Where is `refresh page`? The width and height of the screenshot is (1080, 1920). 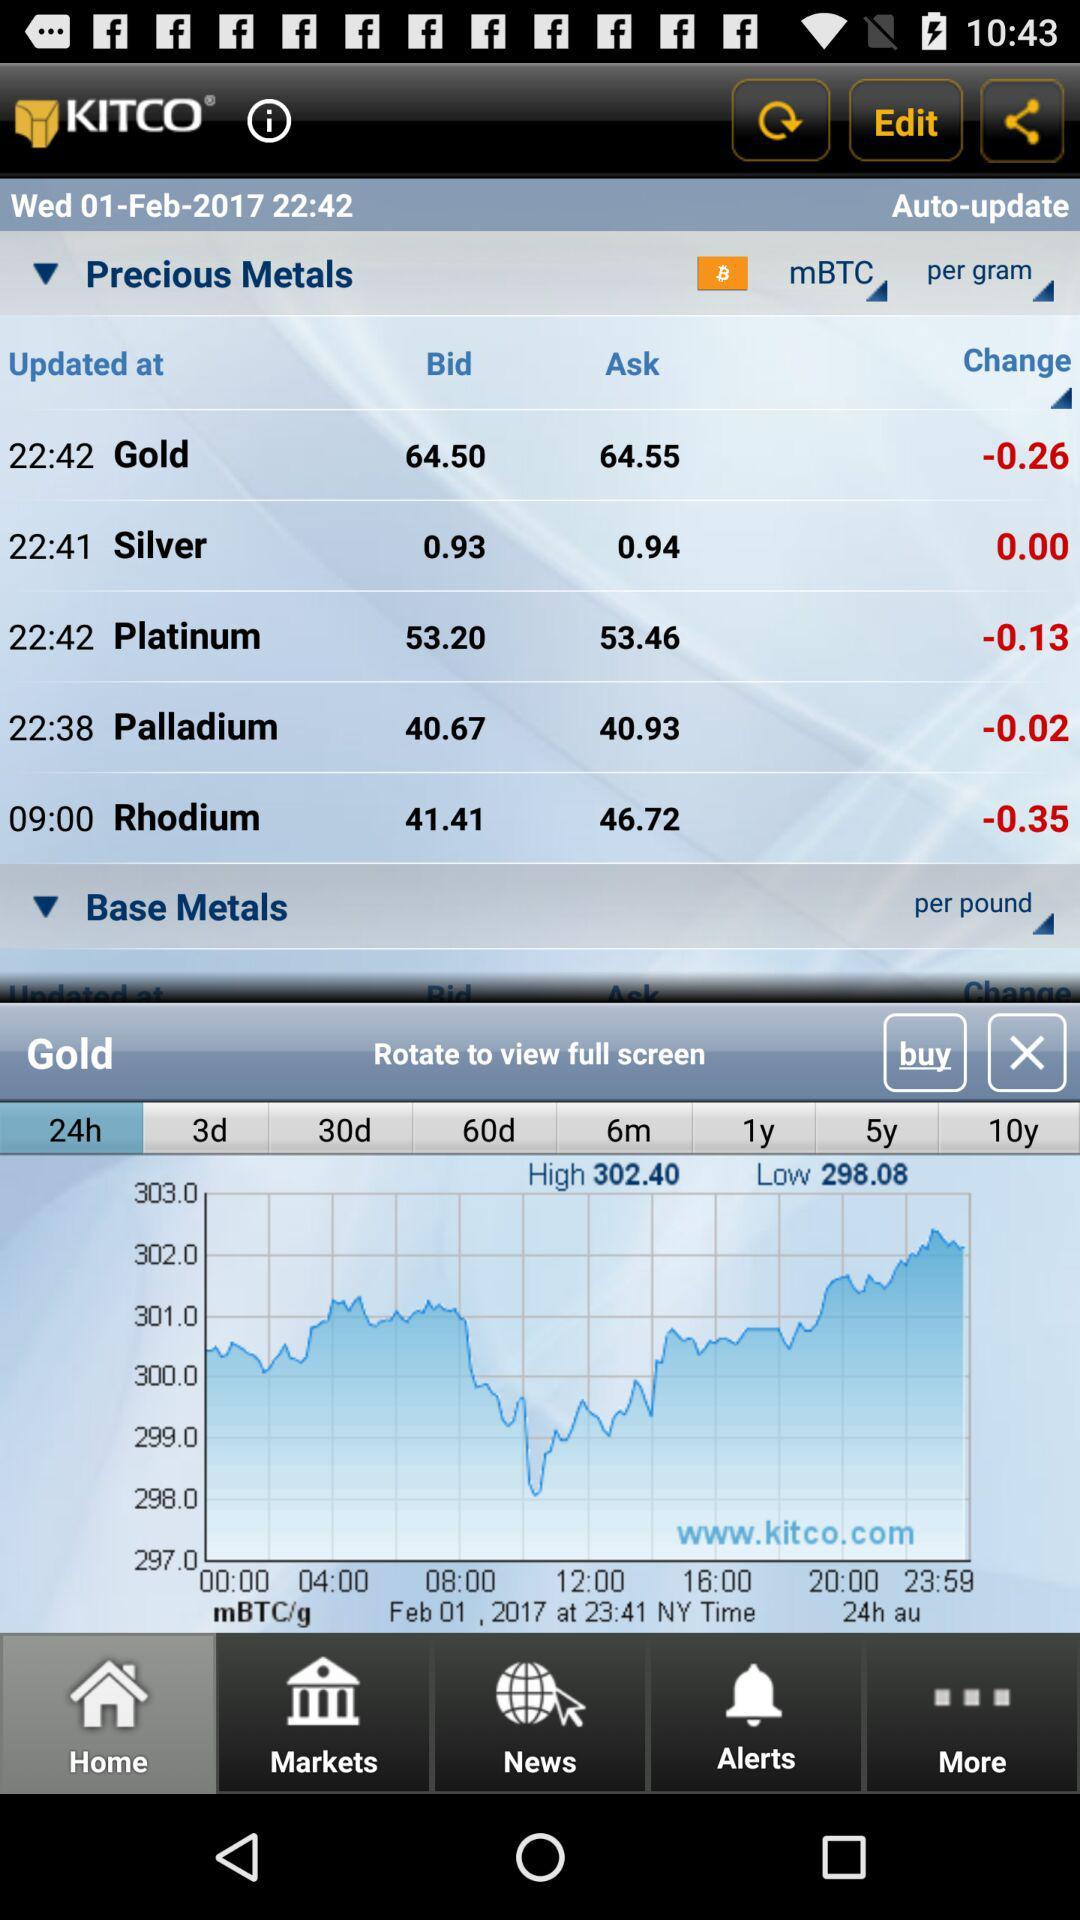 refresh page is located at coordinates (778, 119).